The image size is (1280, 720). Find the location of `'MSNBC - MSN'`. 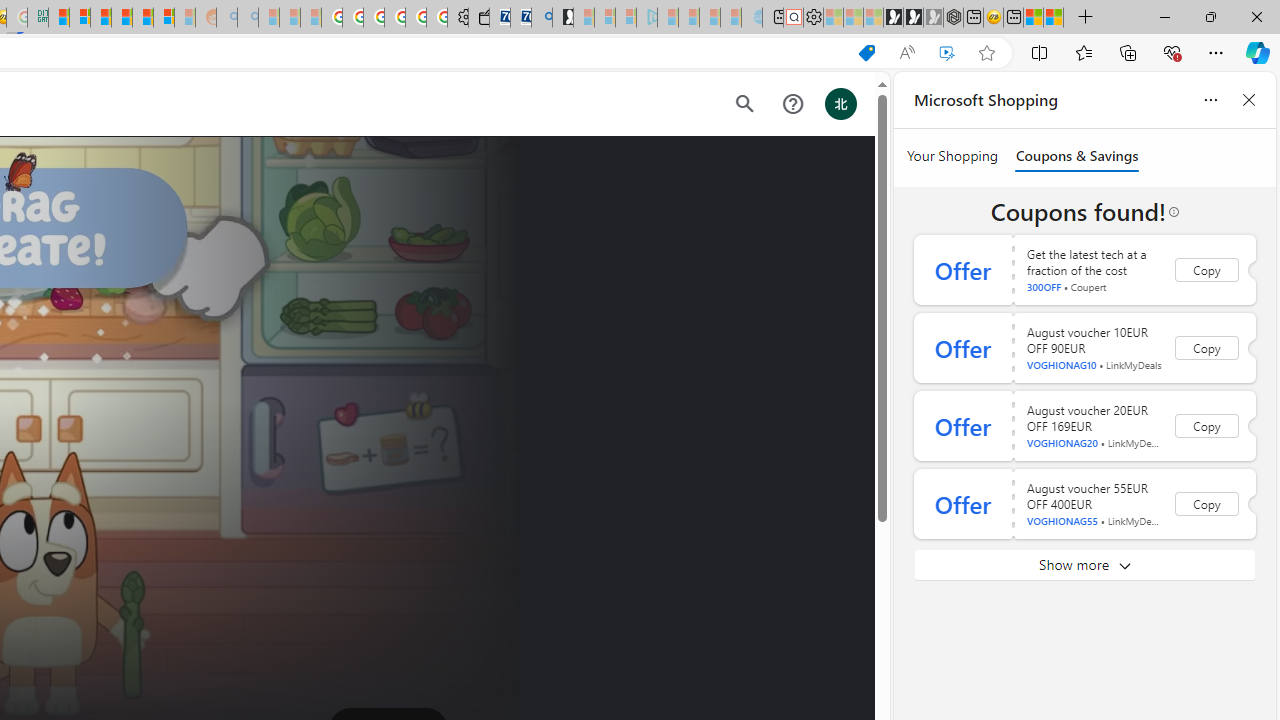

'MSNBC - MSN' is located at coordinates (58, 17).